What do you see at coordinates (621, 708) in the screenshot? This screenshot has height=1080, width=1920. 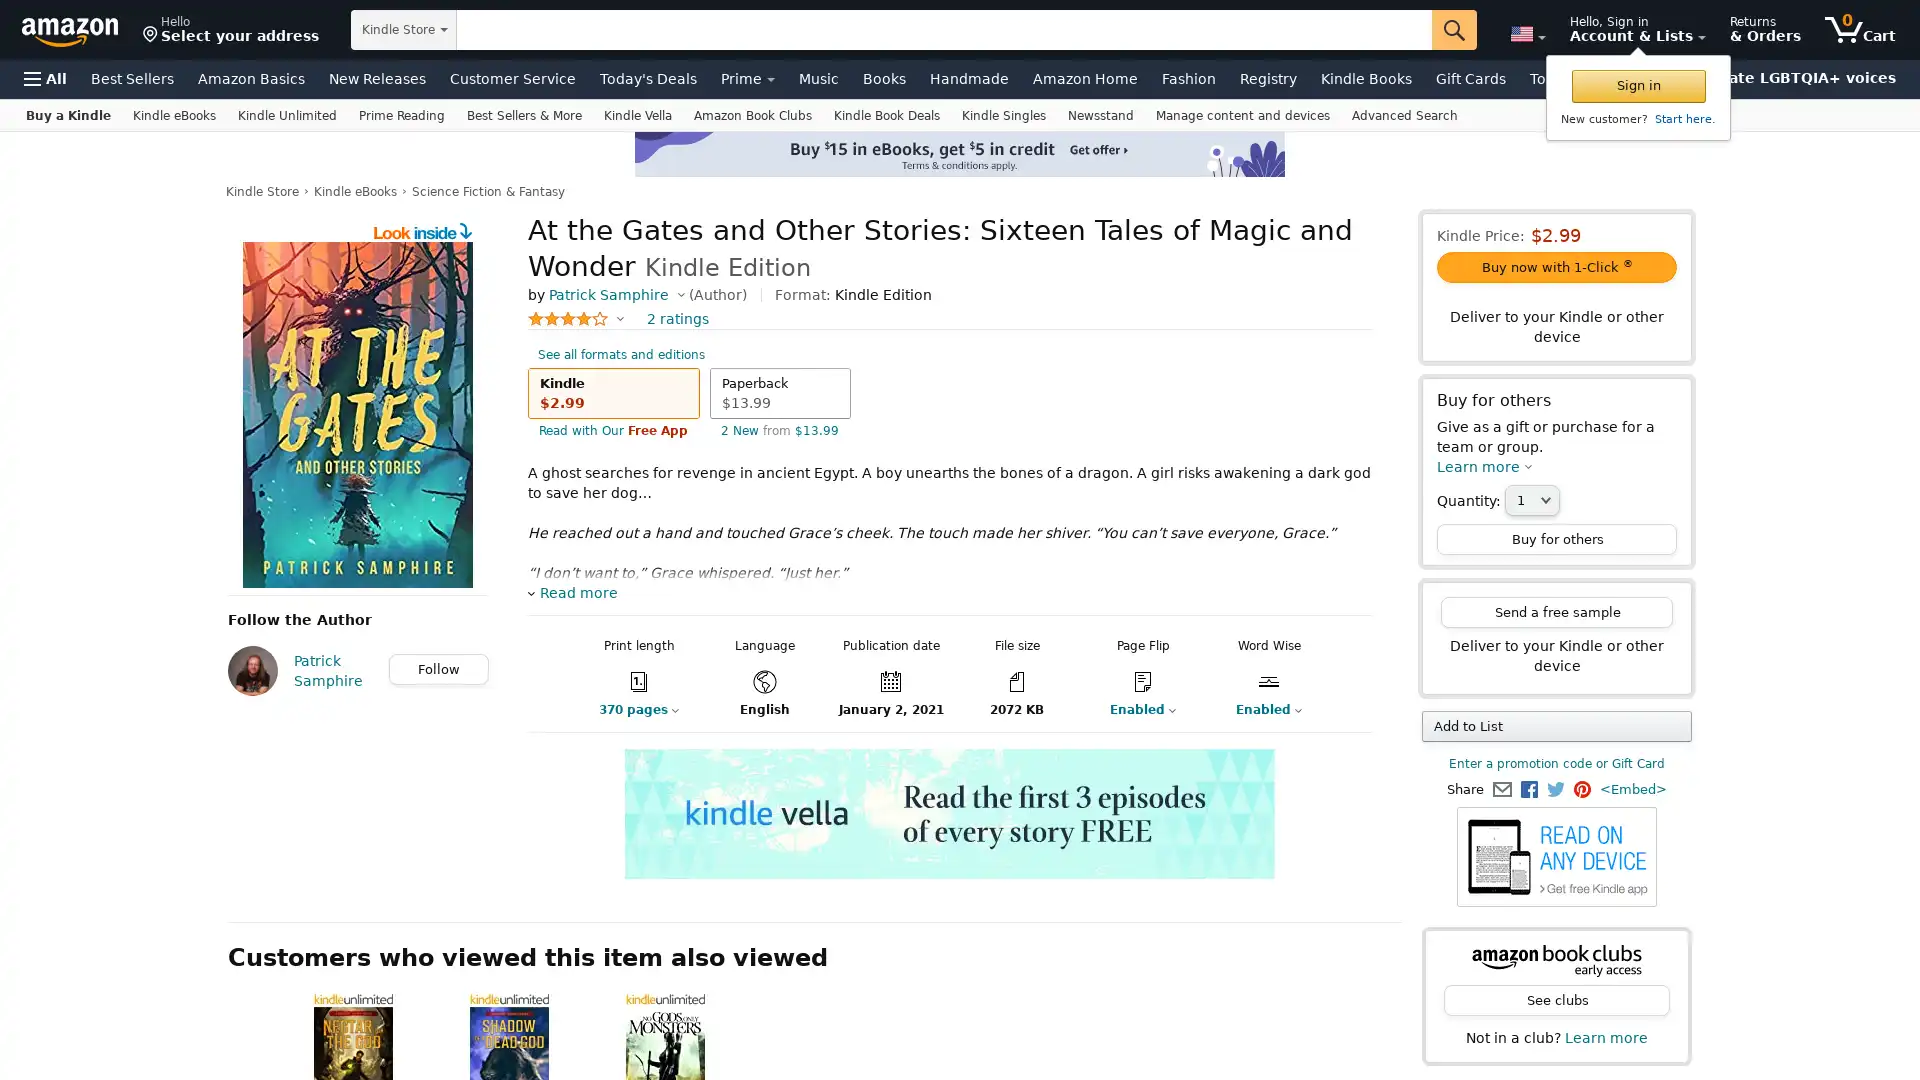 I see `370 pages` at bounding box center [621, 708].